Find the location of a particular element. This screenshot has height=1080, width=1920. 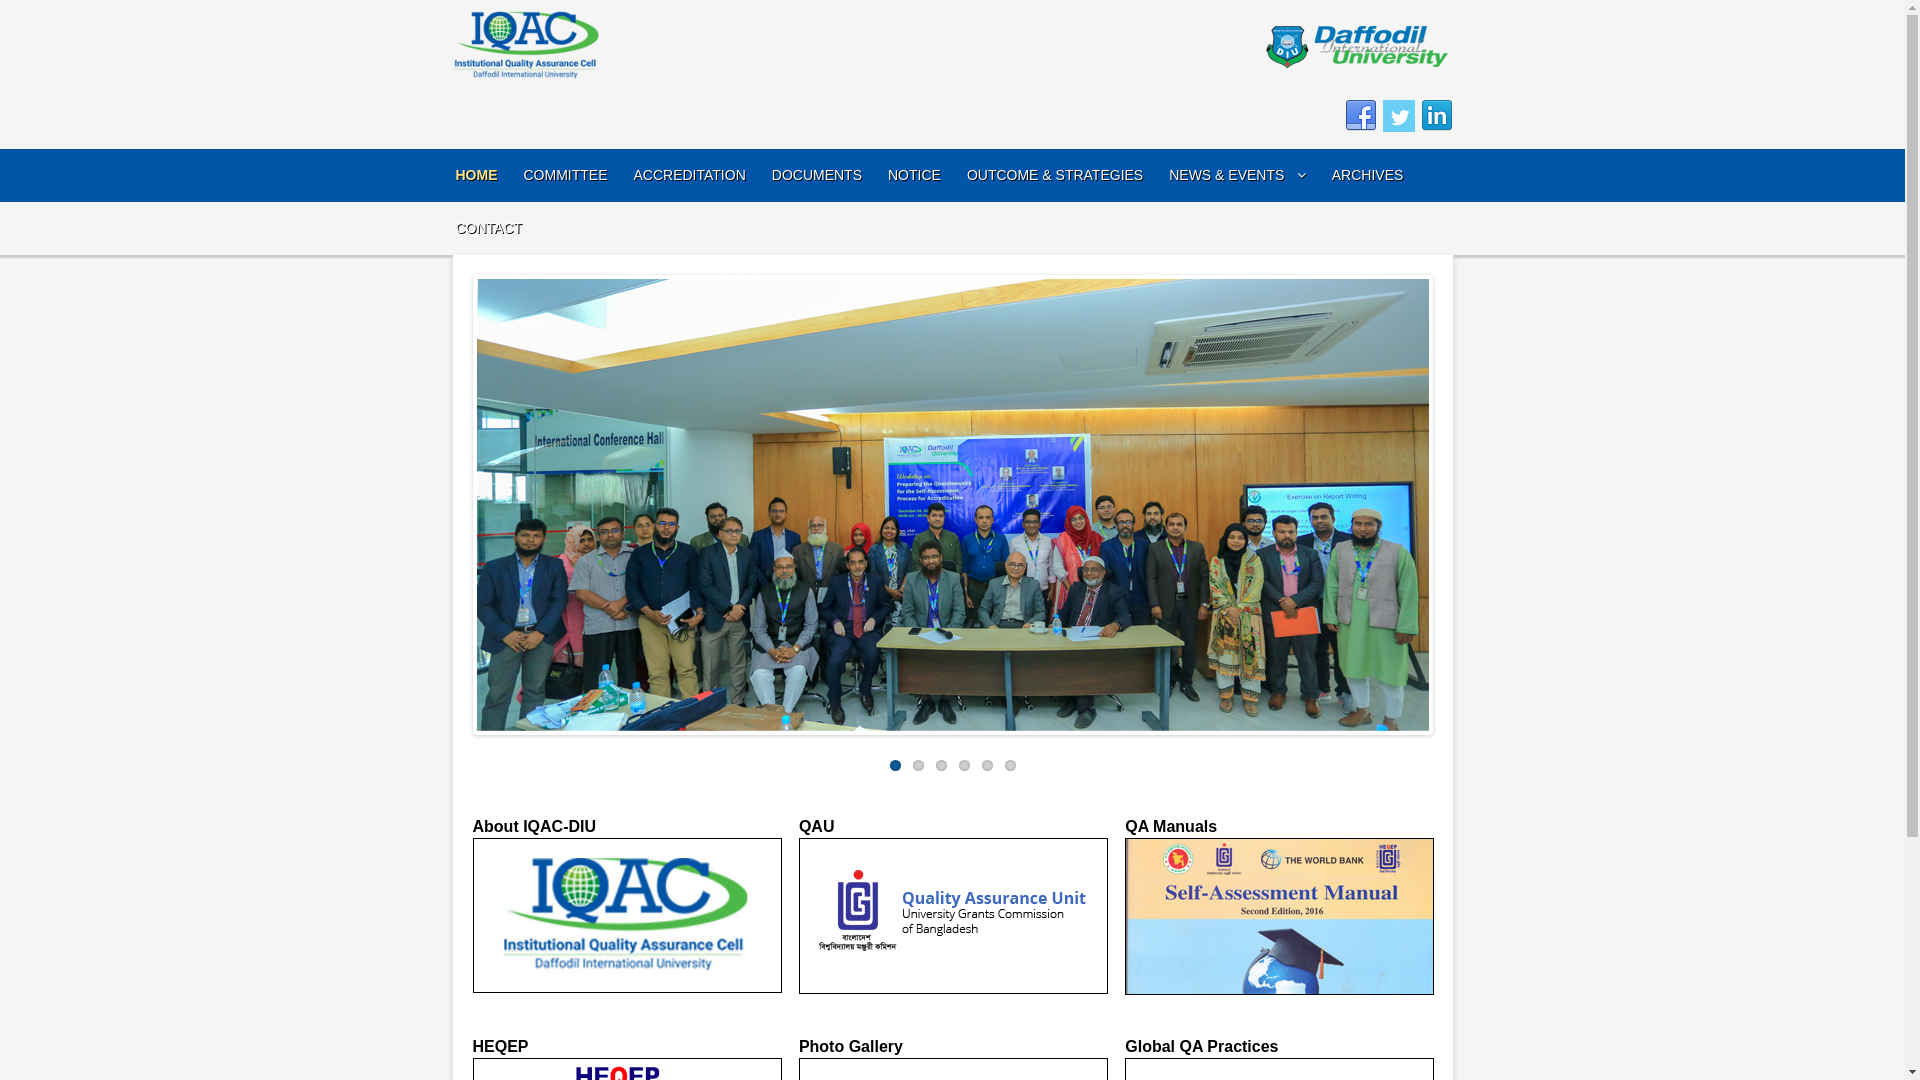

'COMMITTEE' is located at coordinates (565, 174).